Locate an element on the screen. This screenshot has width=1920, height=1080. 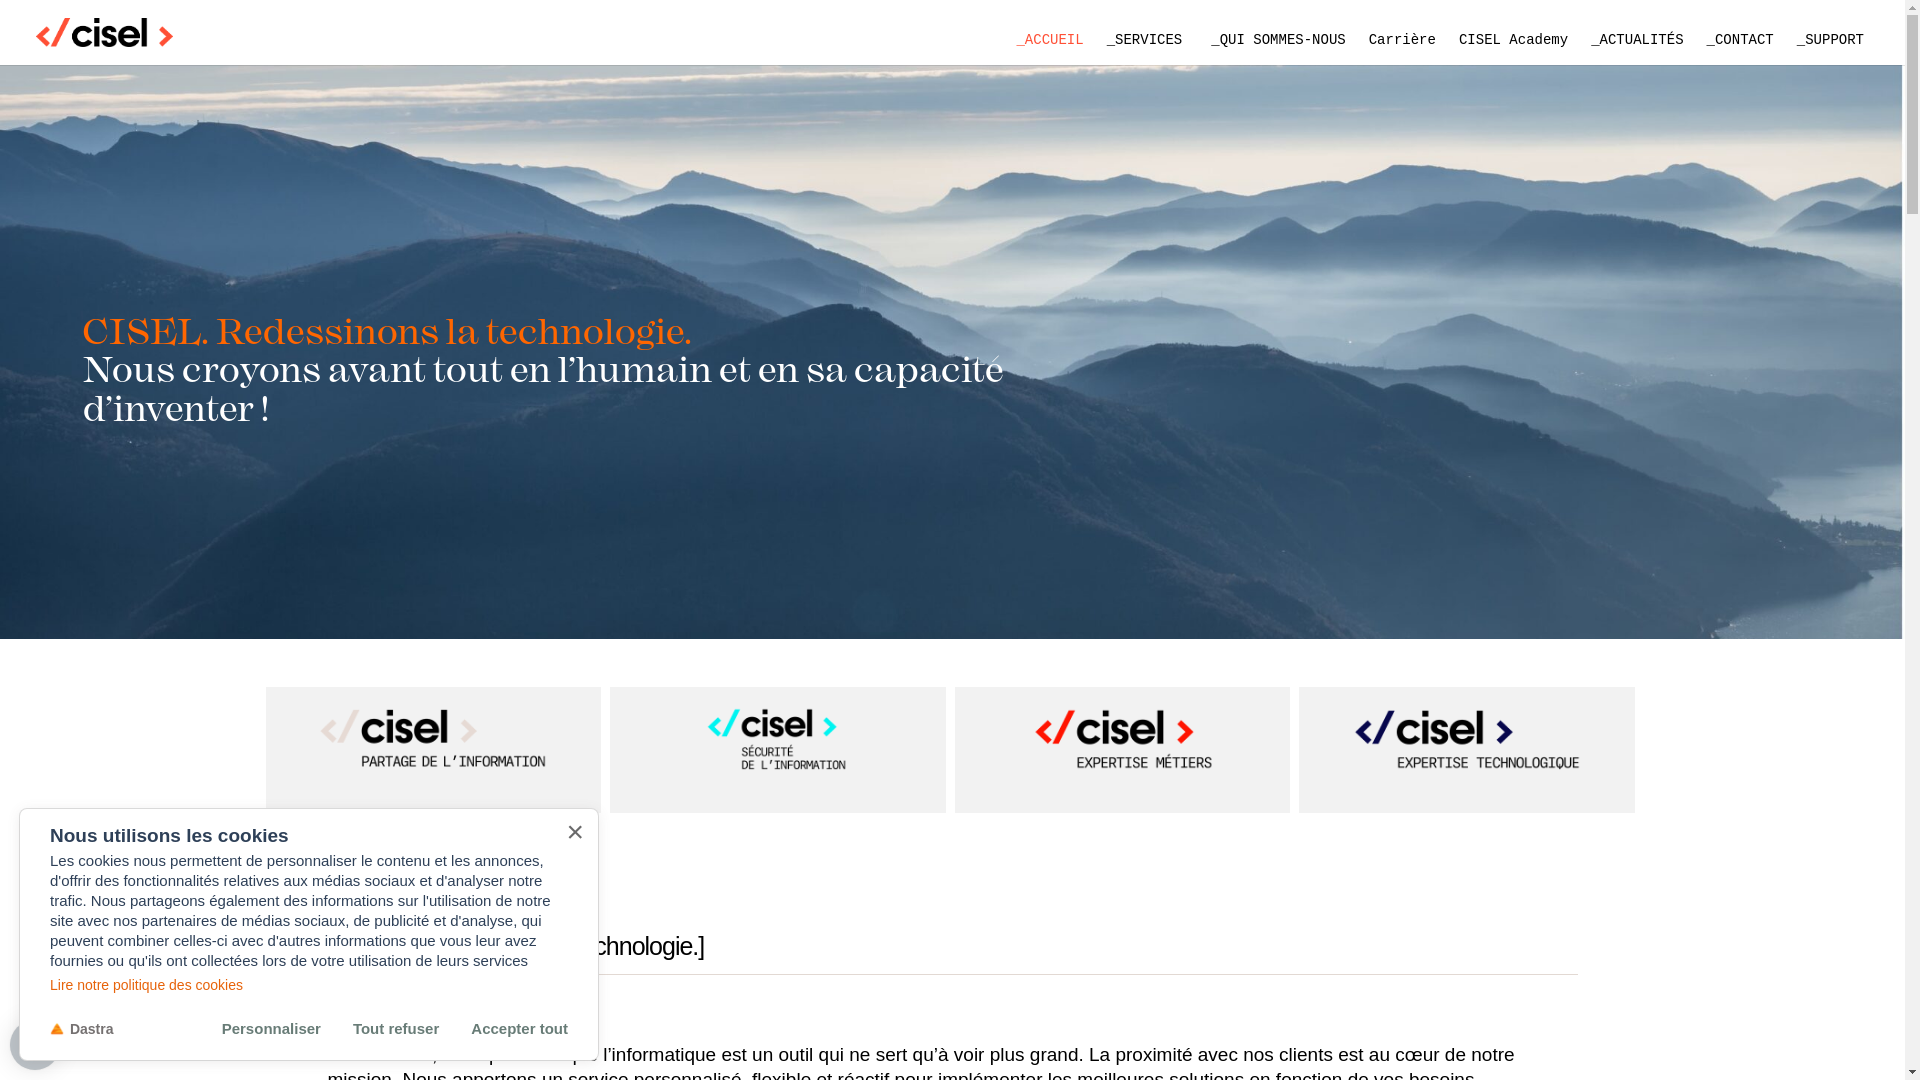
'_QUI SOMMES-NOUS' is located at coordinates (1200, 39).